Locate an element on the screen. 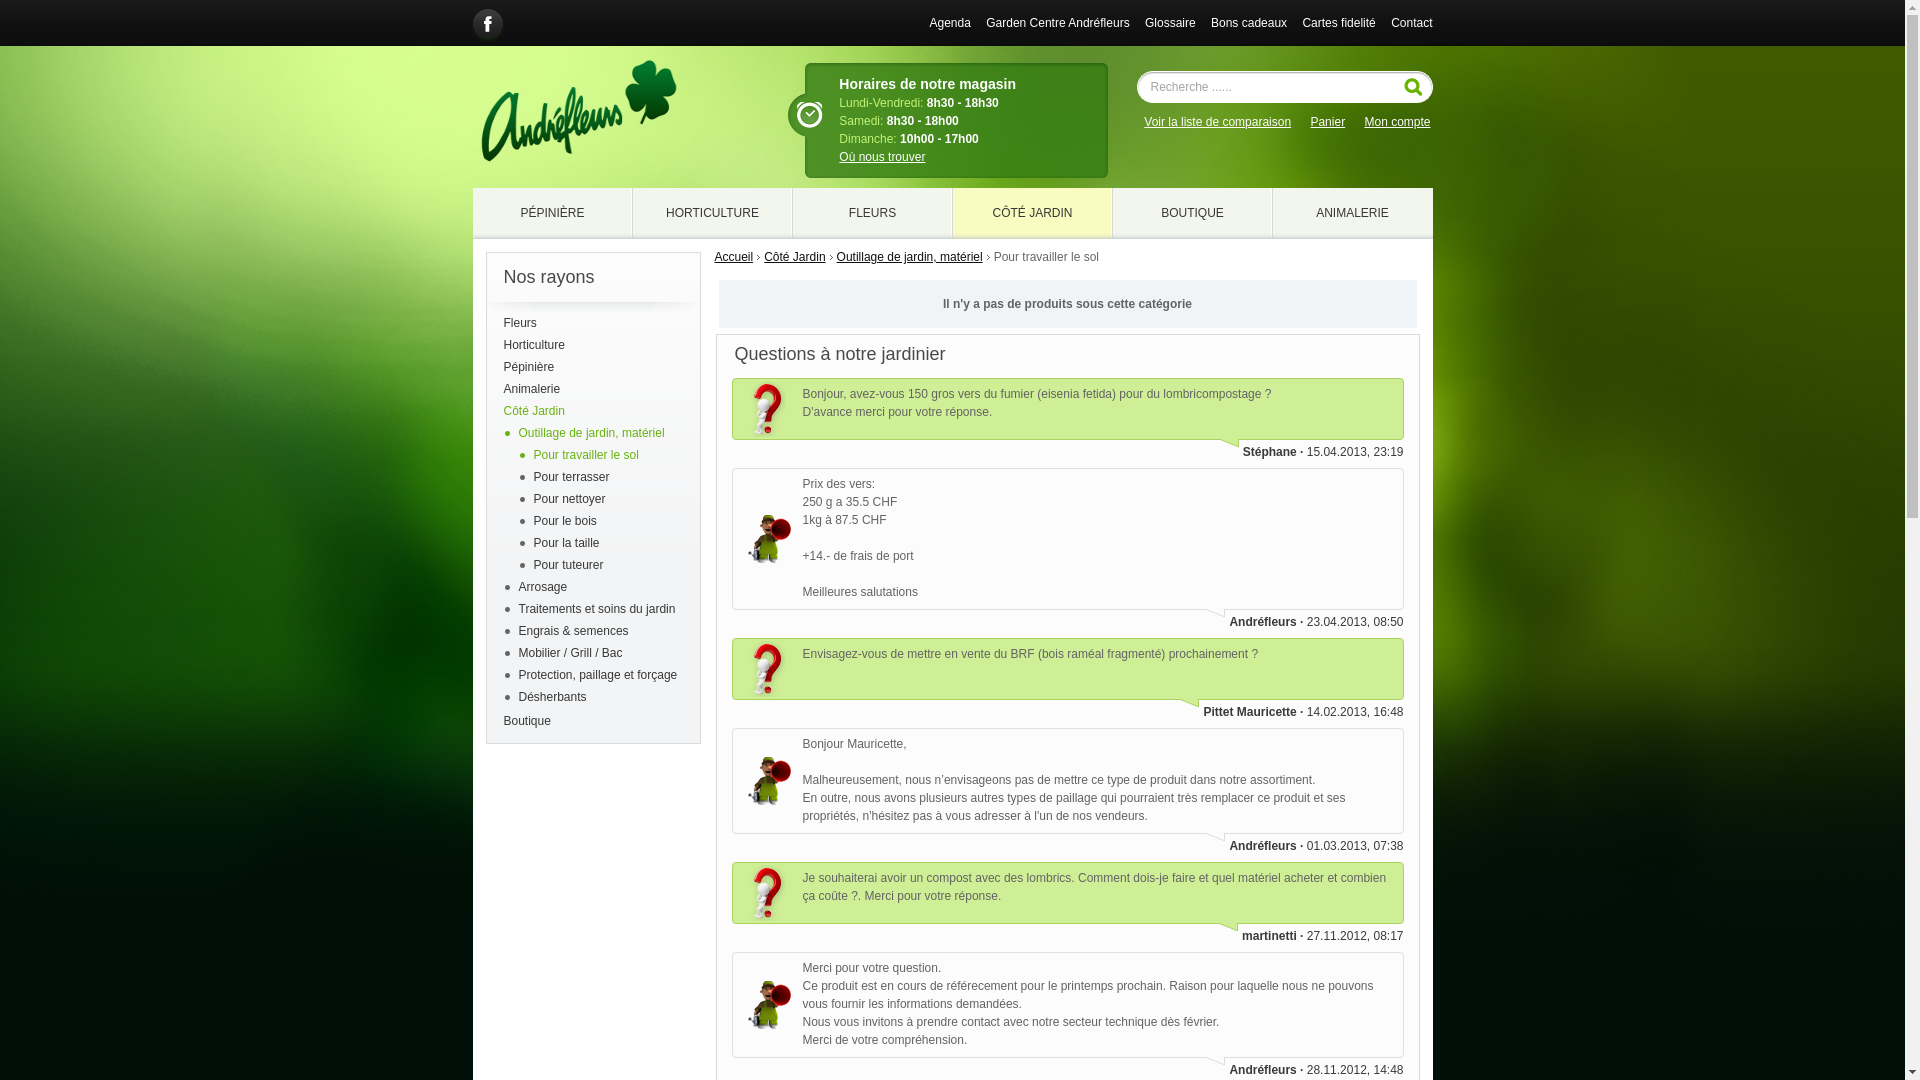 This screenshot has height=1080, width=1920. 'BOUTIQUE' is located at coordinates (1191, 212).